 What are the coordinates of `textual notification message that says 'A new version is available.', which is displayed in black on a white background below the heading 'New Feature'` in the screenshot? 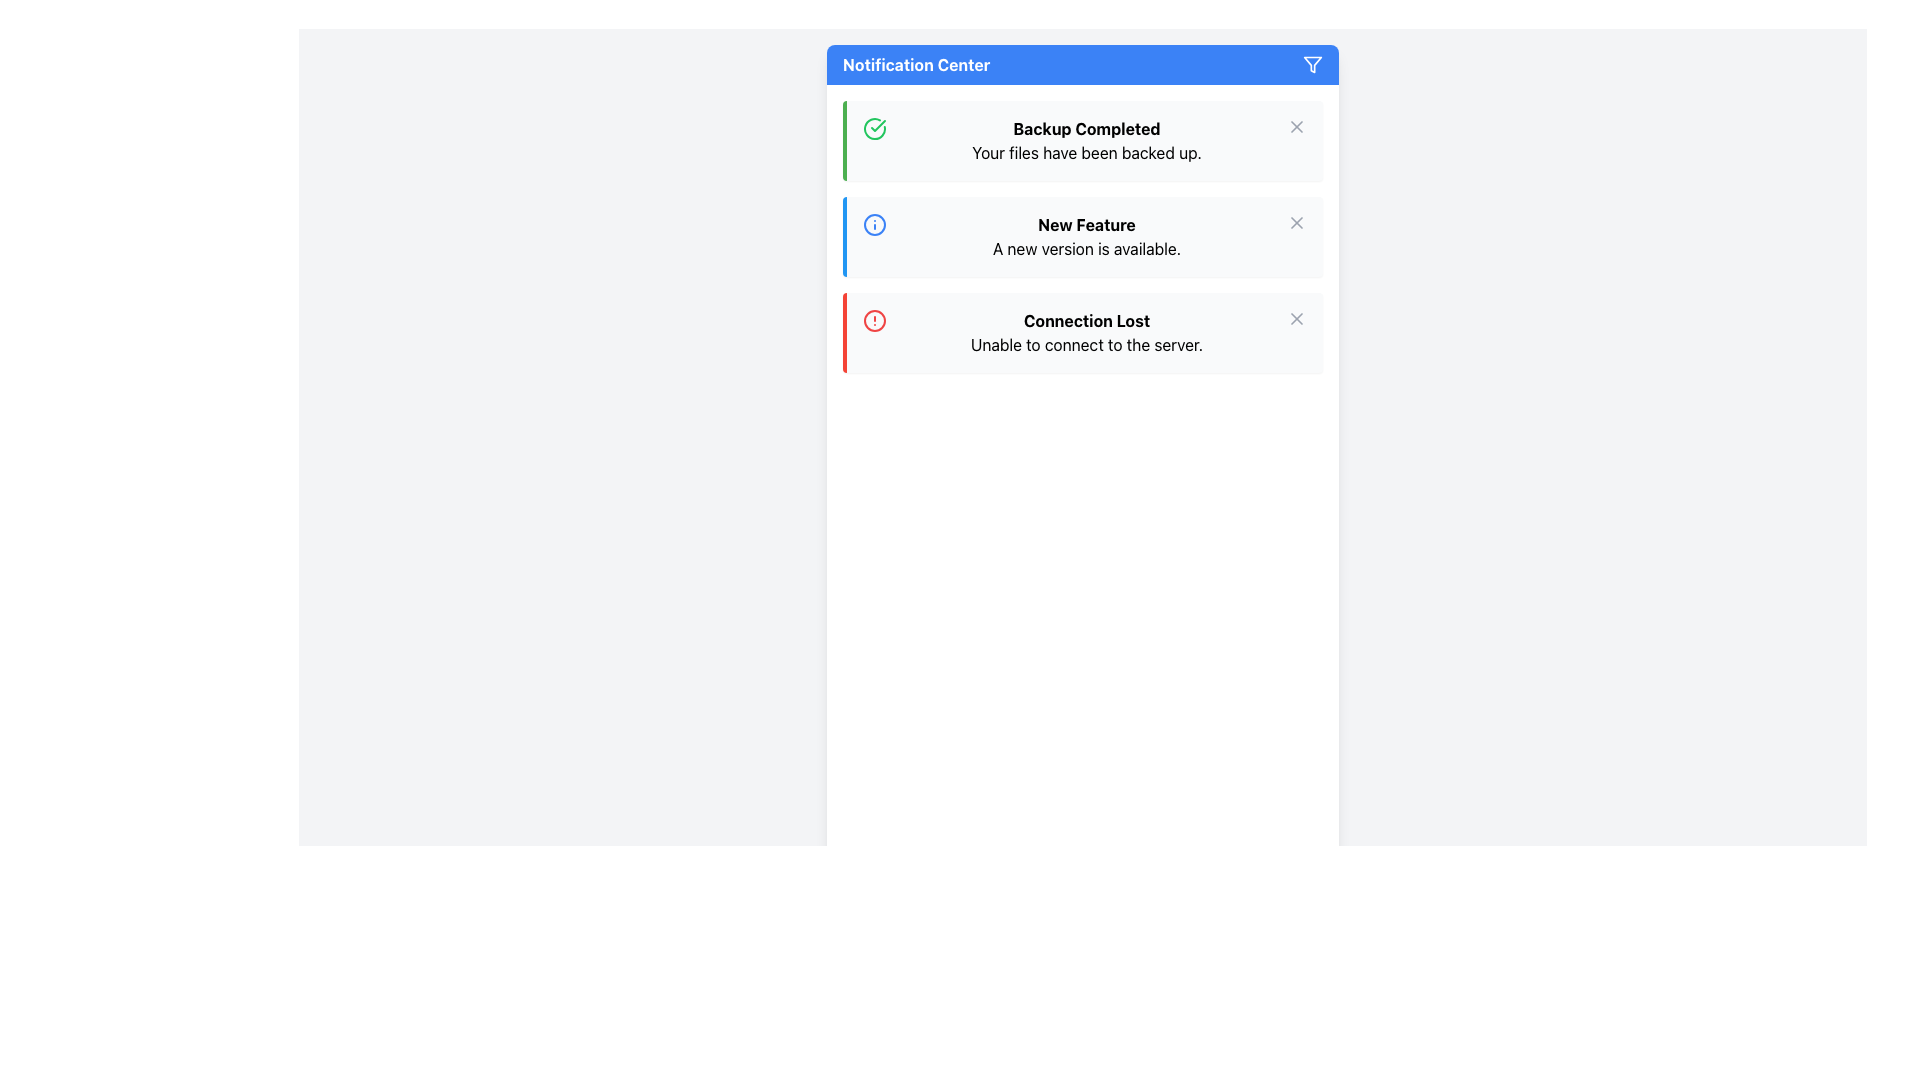 It's located at (1085, 248).